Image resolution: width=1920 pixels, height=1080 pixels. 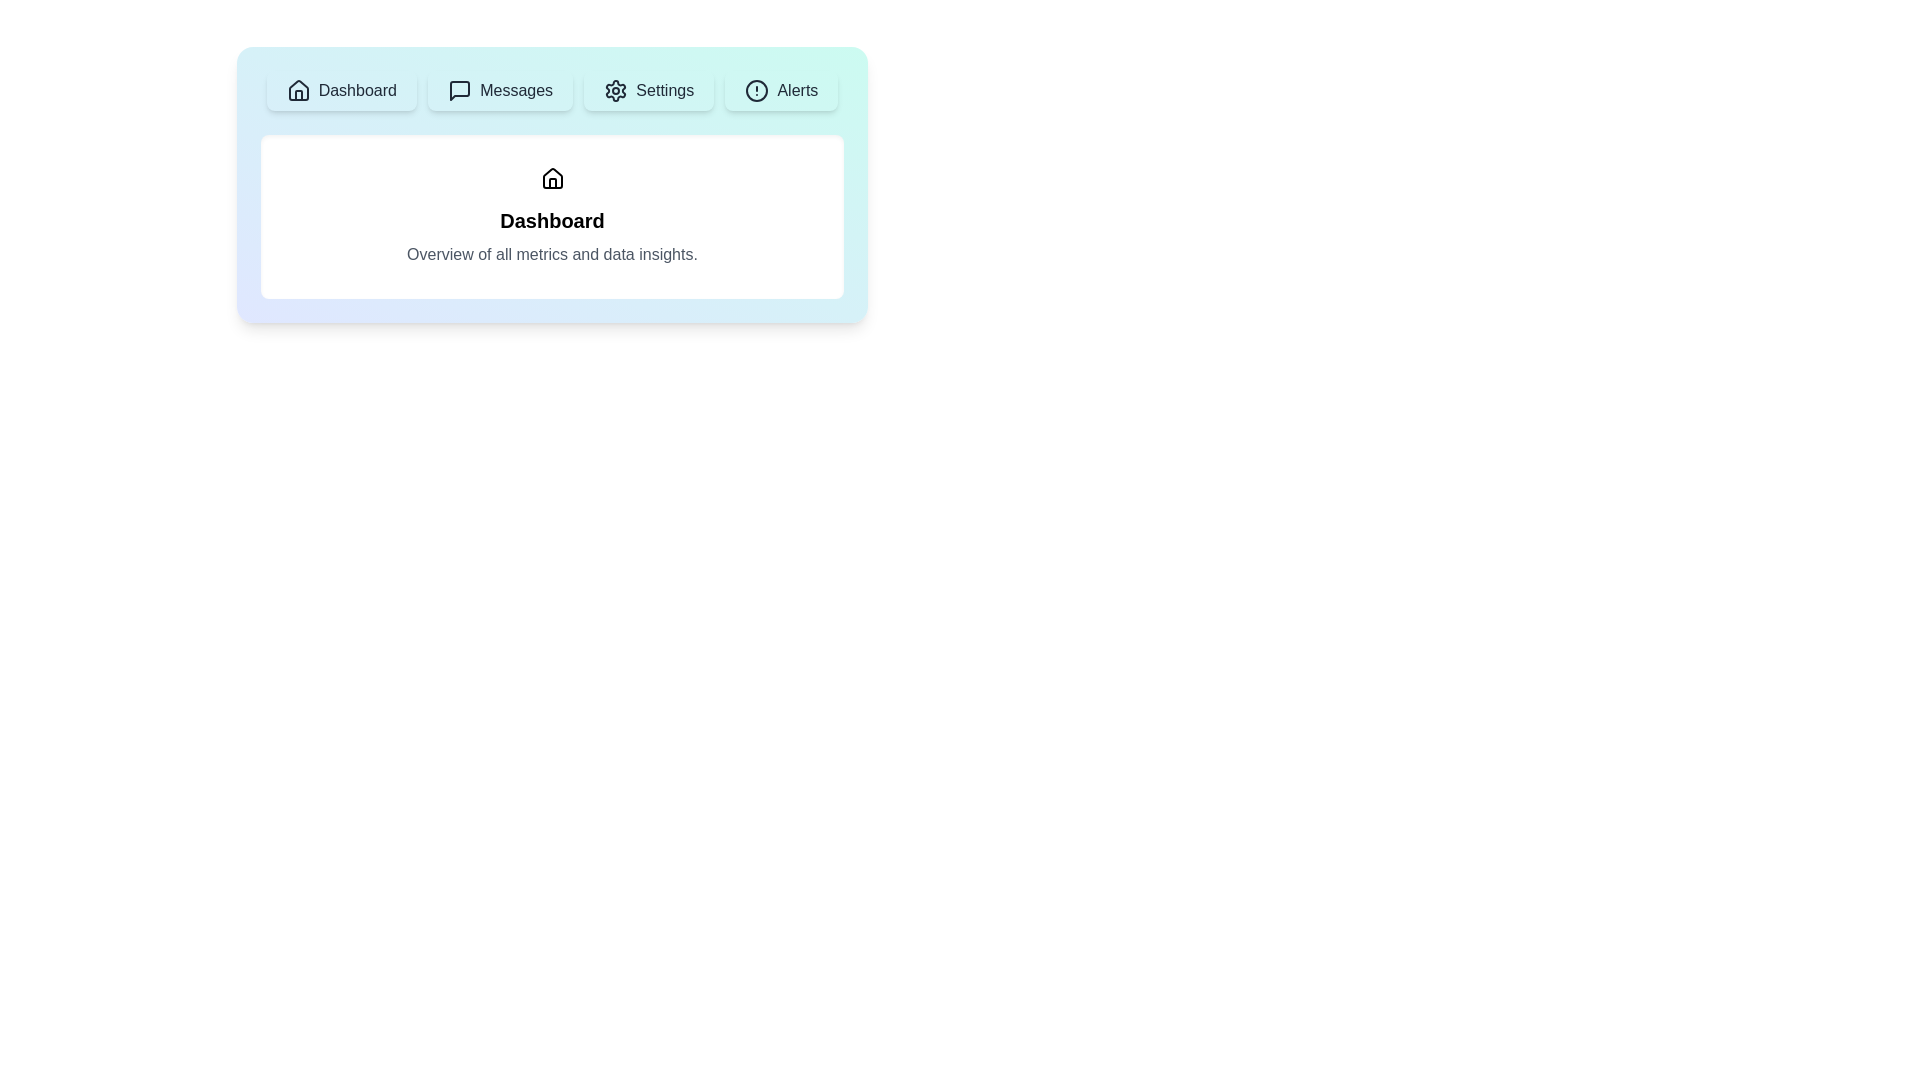 I want to click on the tab labeled 'Dashboard' to preview its hover effect, so click(x=341, y=91).